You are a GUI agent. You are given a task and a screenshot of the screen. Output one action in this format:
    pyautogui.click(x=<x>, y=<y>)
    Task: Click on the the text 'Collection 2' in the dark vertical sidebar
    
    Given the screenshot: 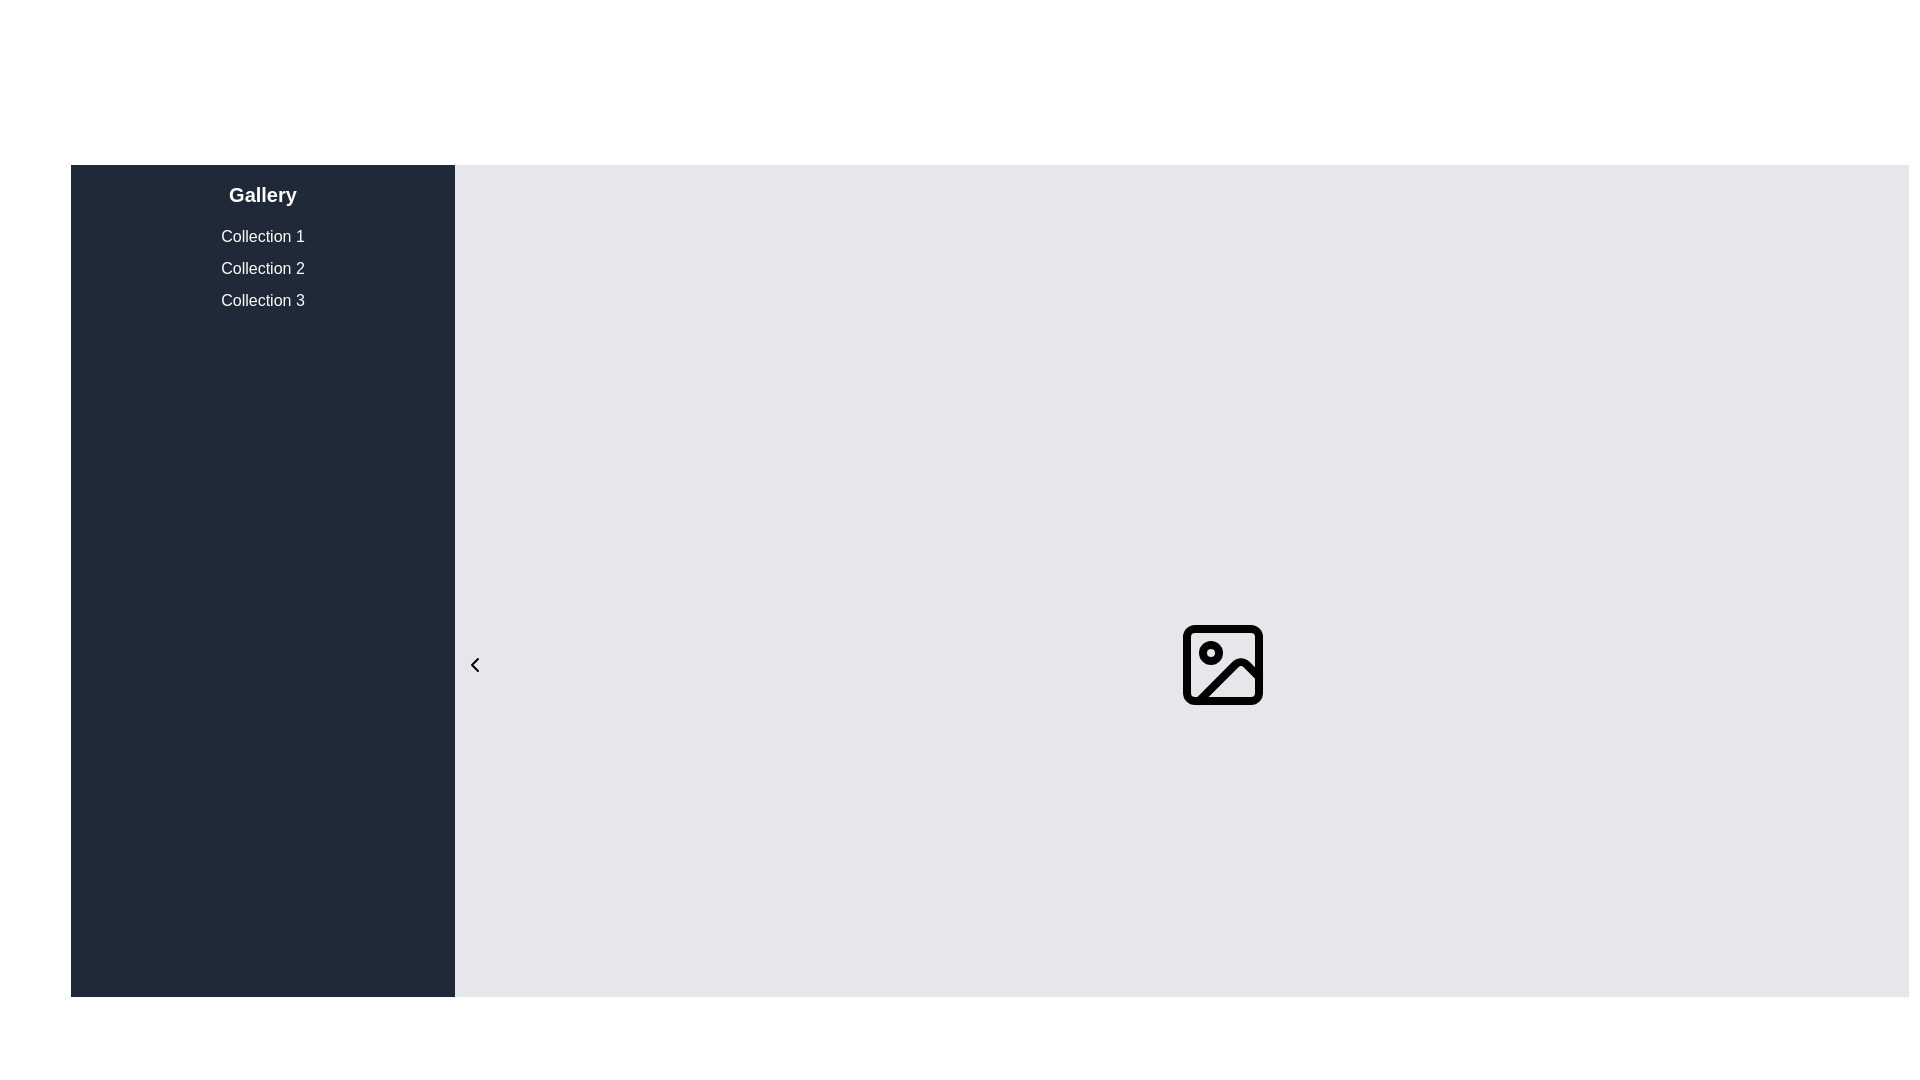 What is the action you would take?
    pyautogui.click(x=262, y=268)
    